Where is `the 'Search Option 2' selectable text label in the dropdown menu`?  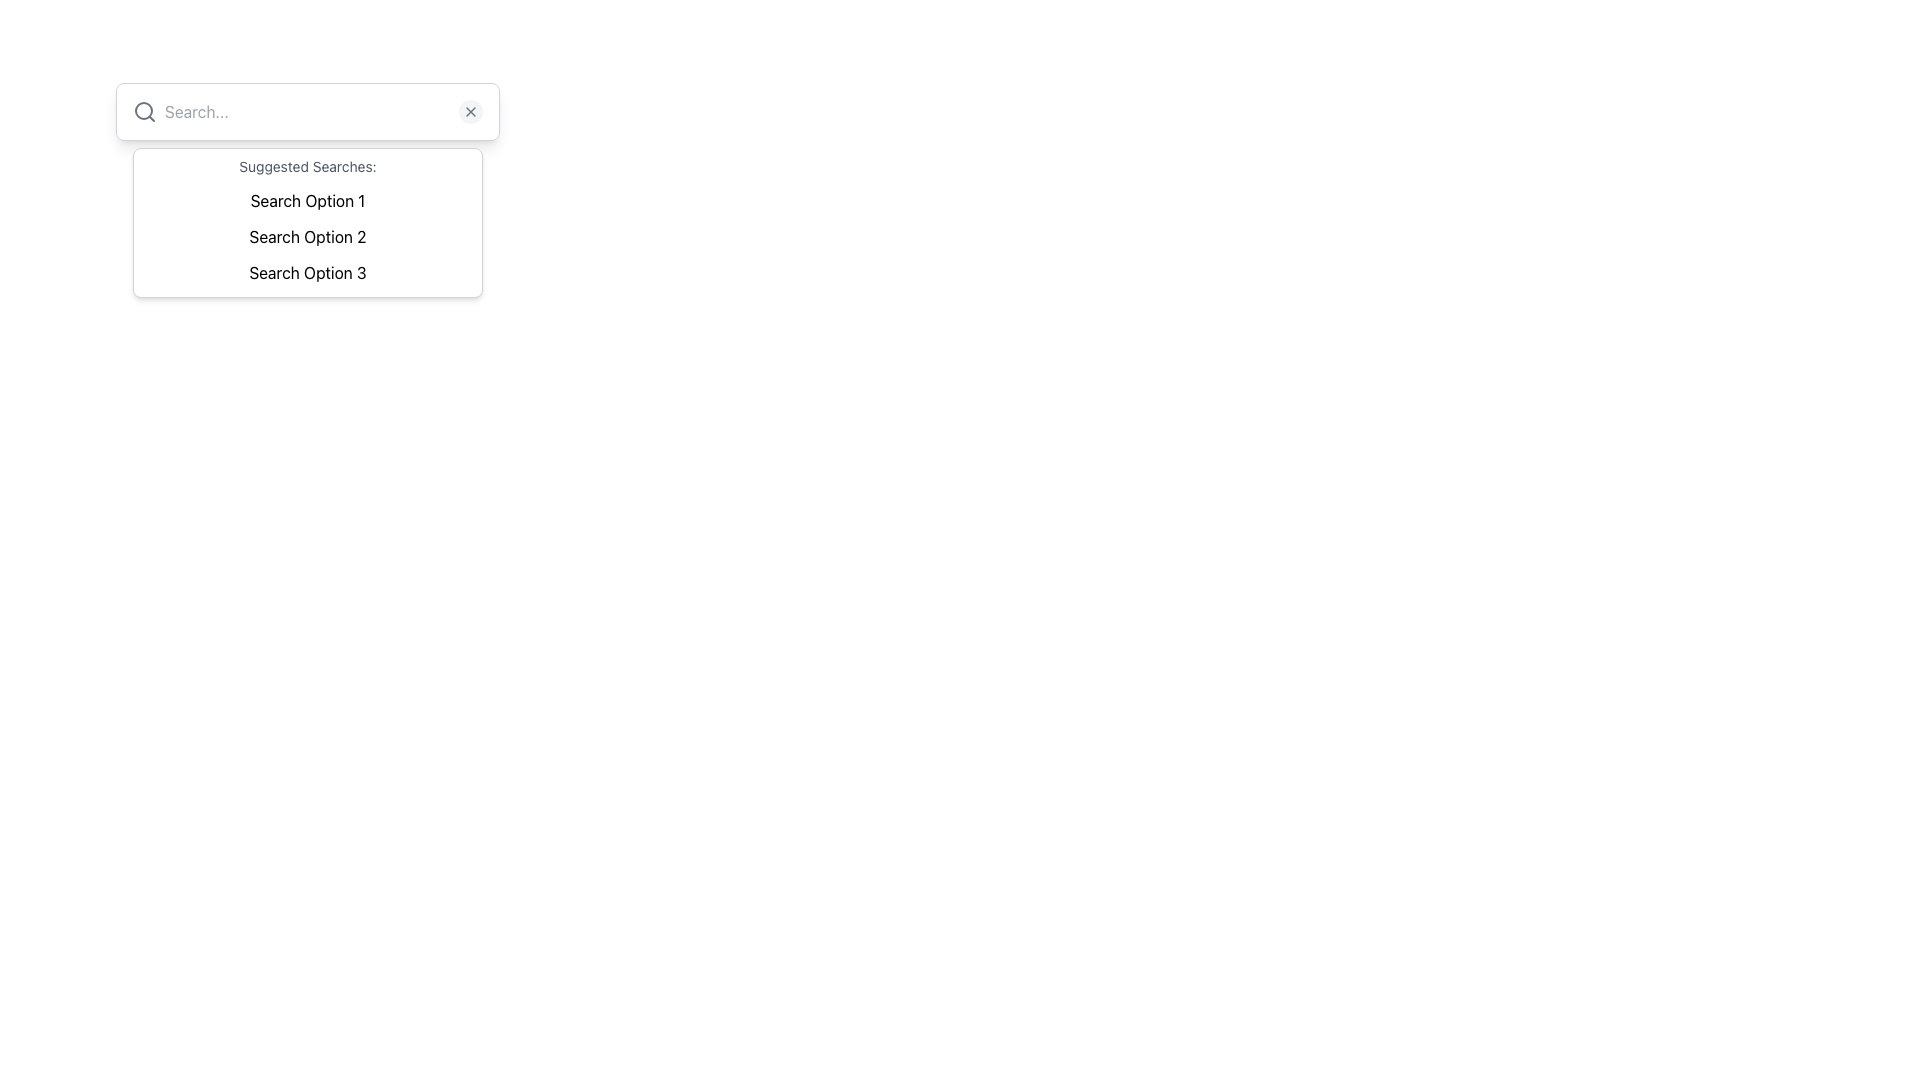
the 'Search Option 2' selectable text label in the dropdown menu is located at coordinates (306, 235).